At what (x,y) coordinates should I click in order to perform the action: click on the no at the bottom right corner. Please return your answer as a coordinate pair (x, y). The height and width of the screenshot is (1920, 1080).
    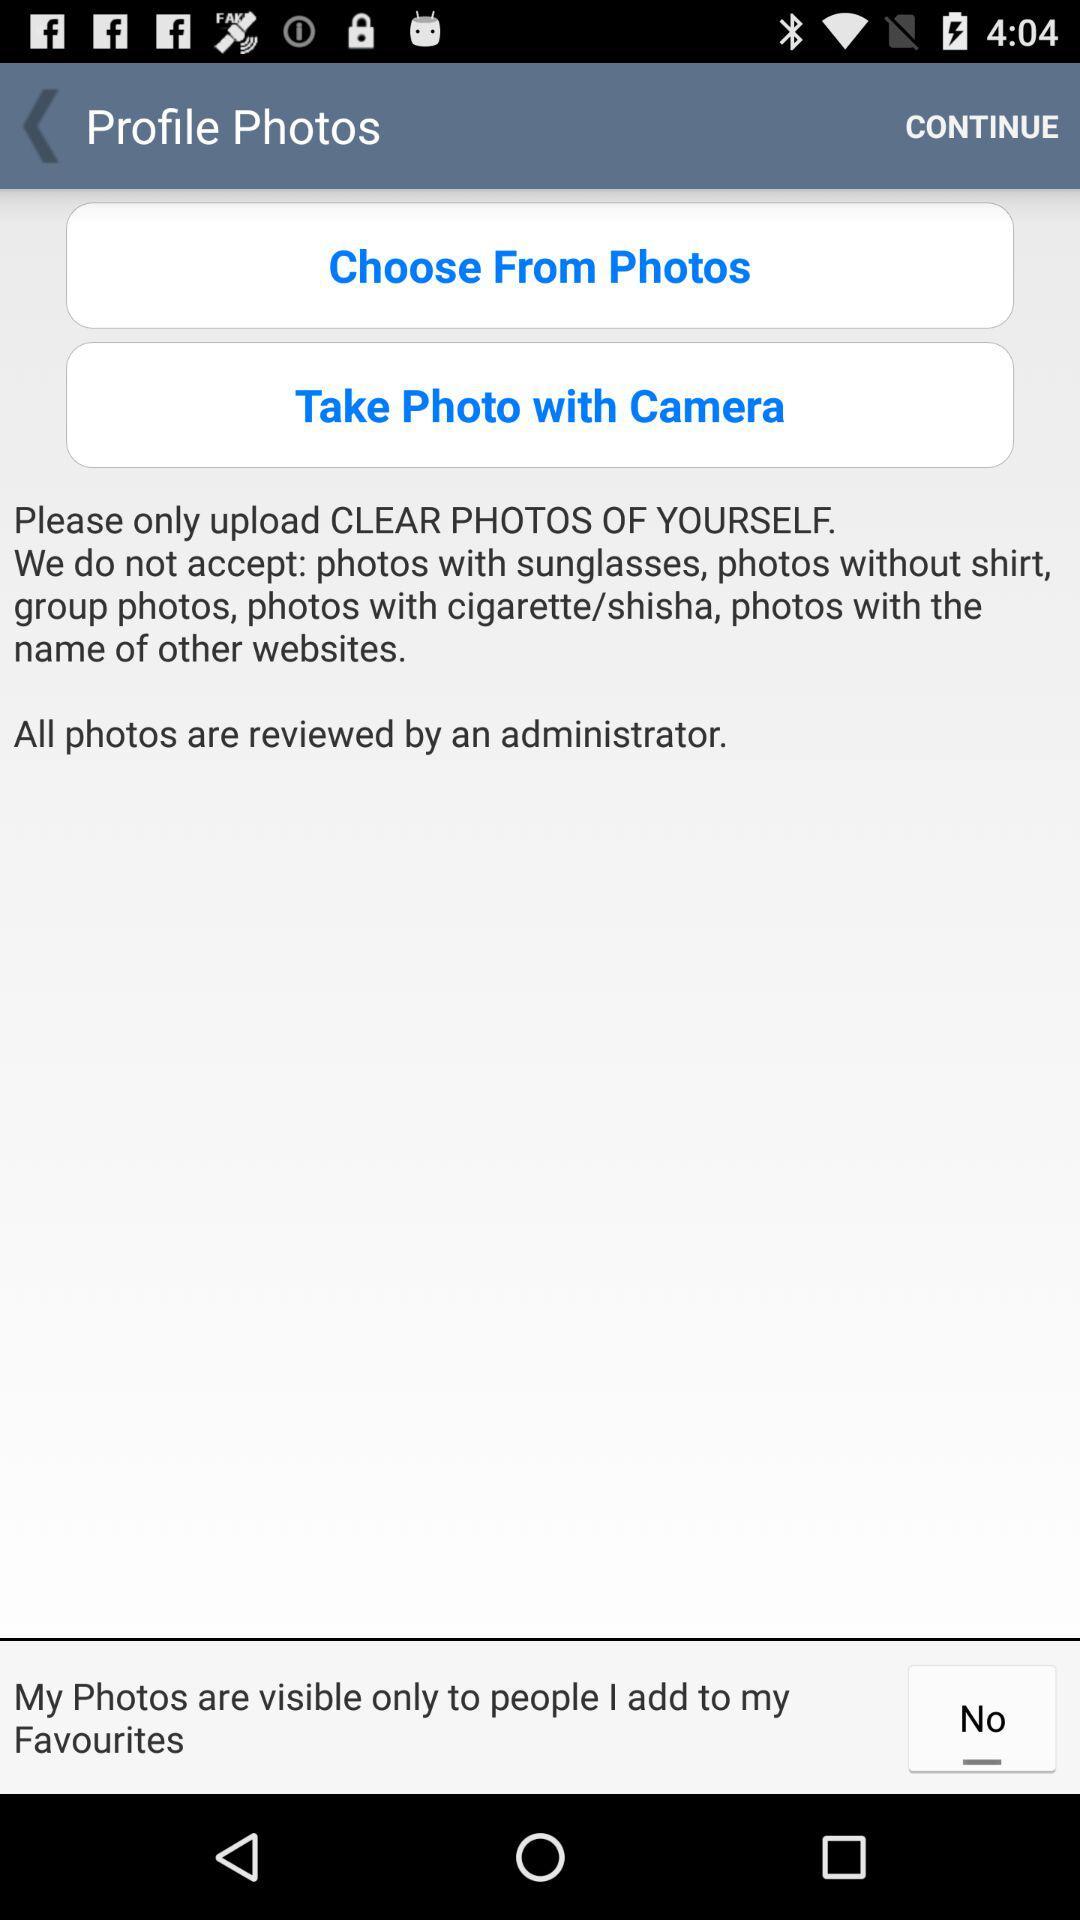
    Looking at the image, I should click on (981, 1716).